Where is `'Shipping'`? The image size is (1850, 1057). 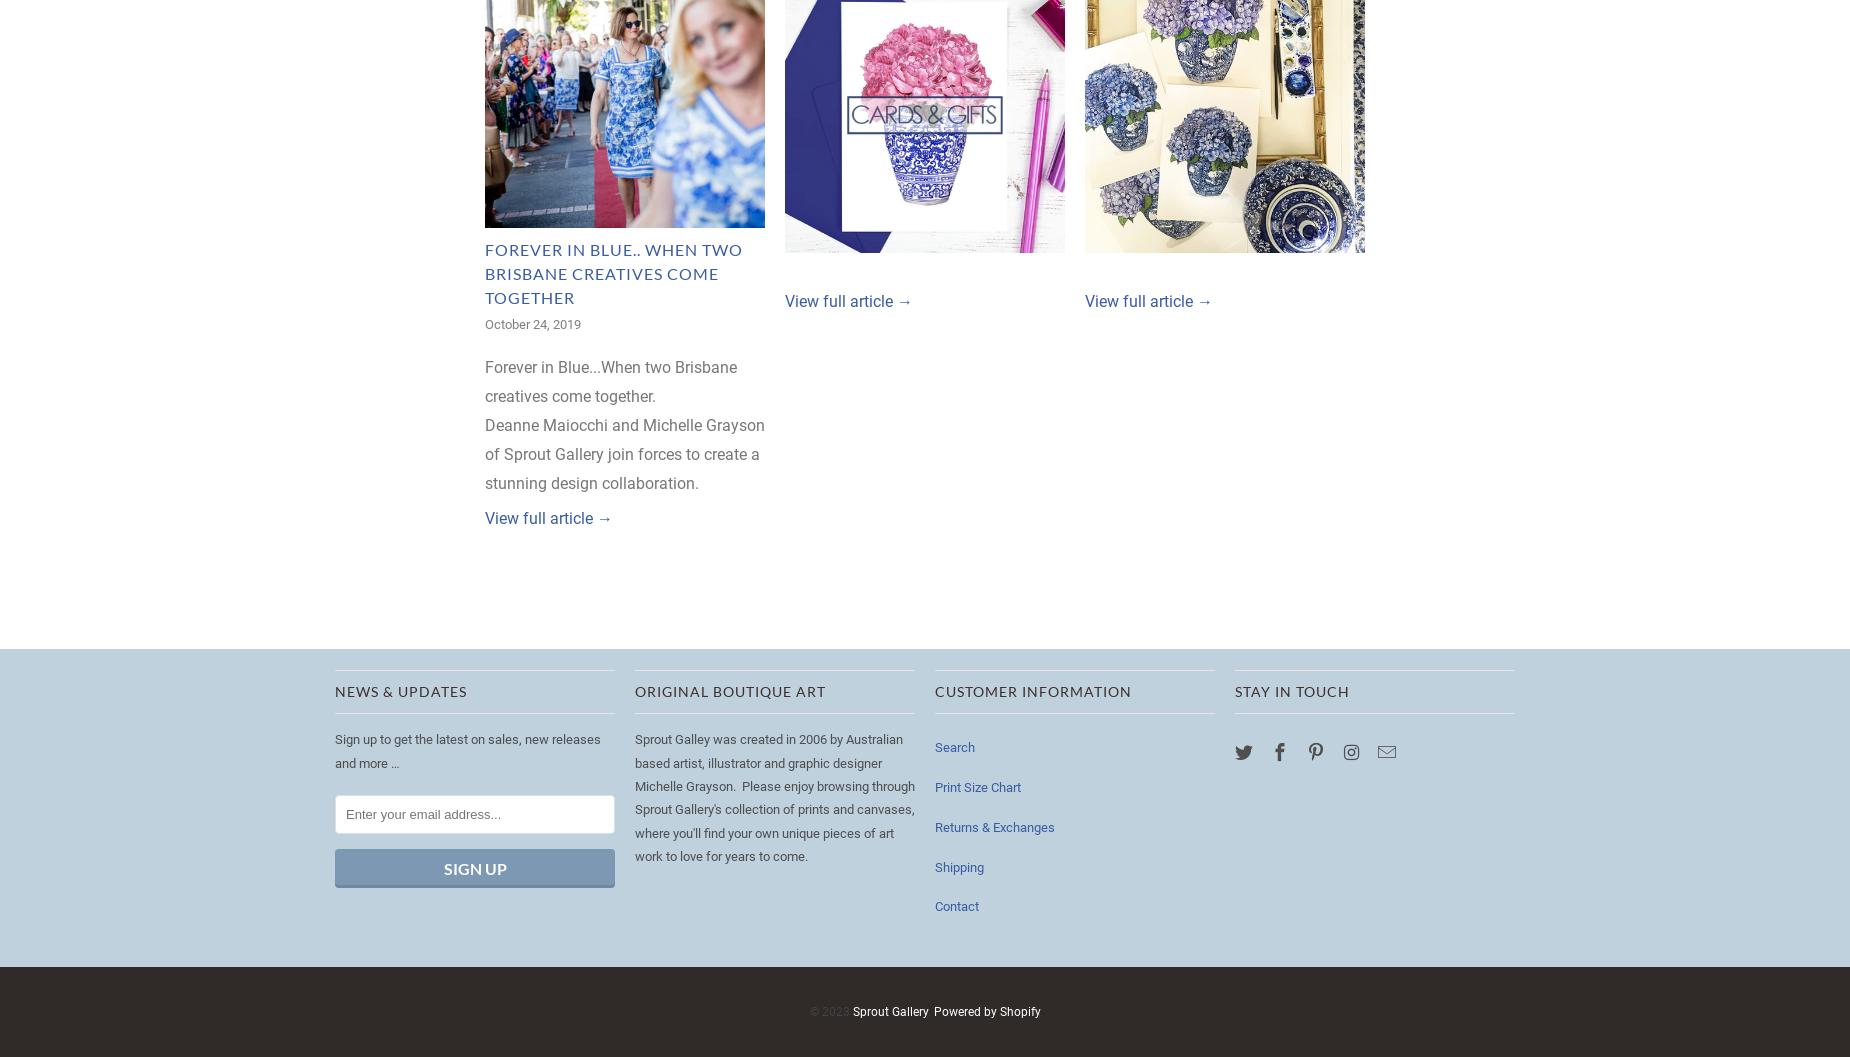
'Shipping' is located at coordinates (958, 865).